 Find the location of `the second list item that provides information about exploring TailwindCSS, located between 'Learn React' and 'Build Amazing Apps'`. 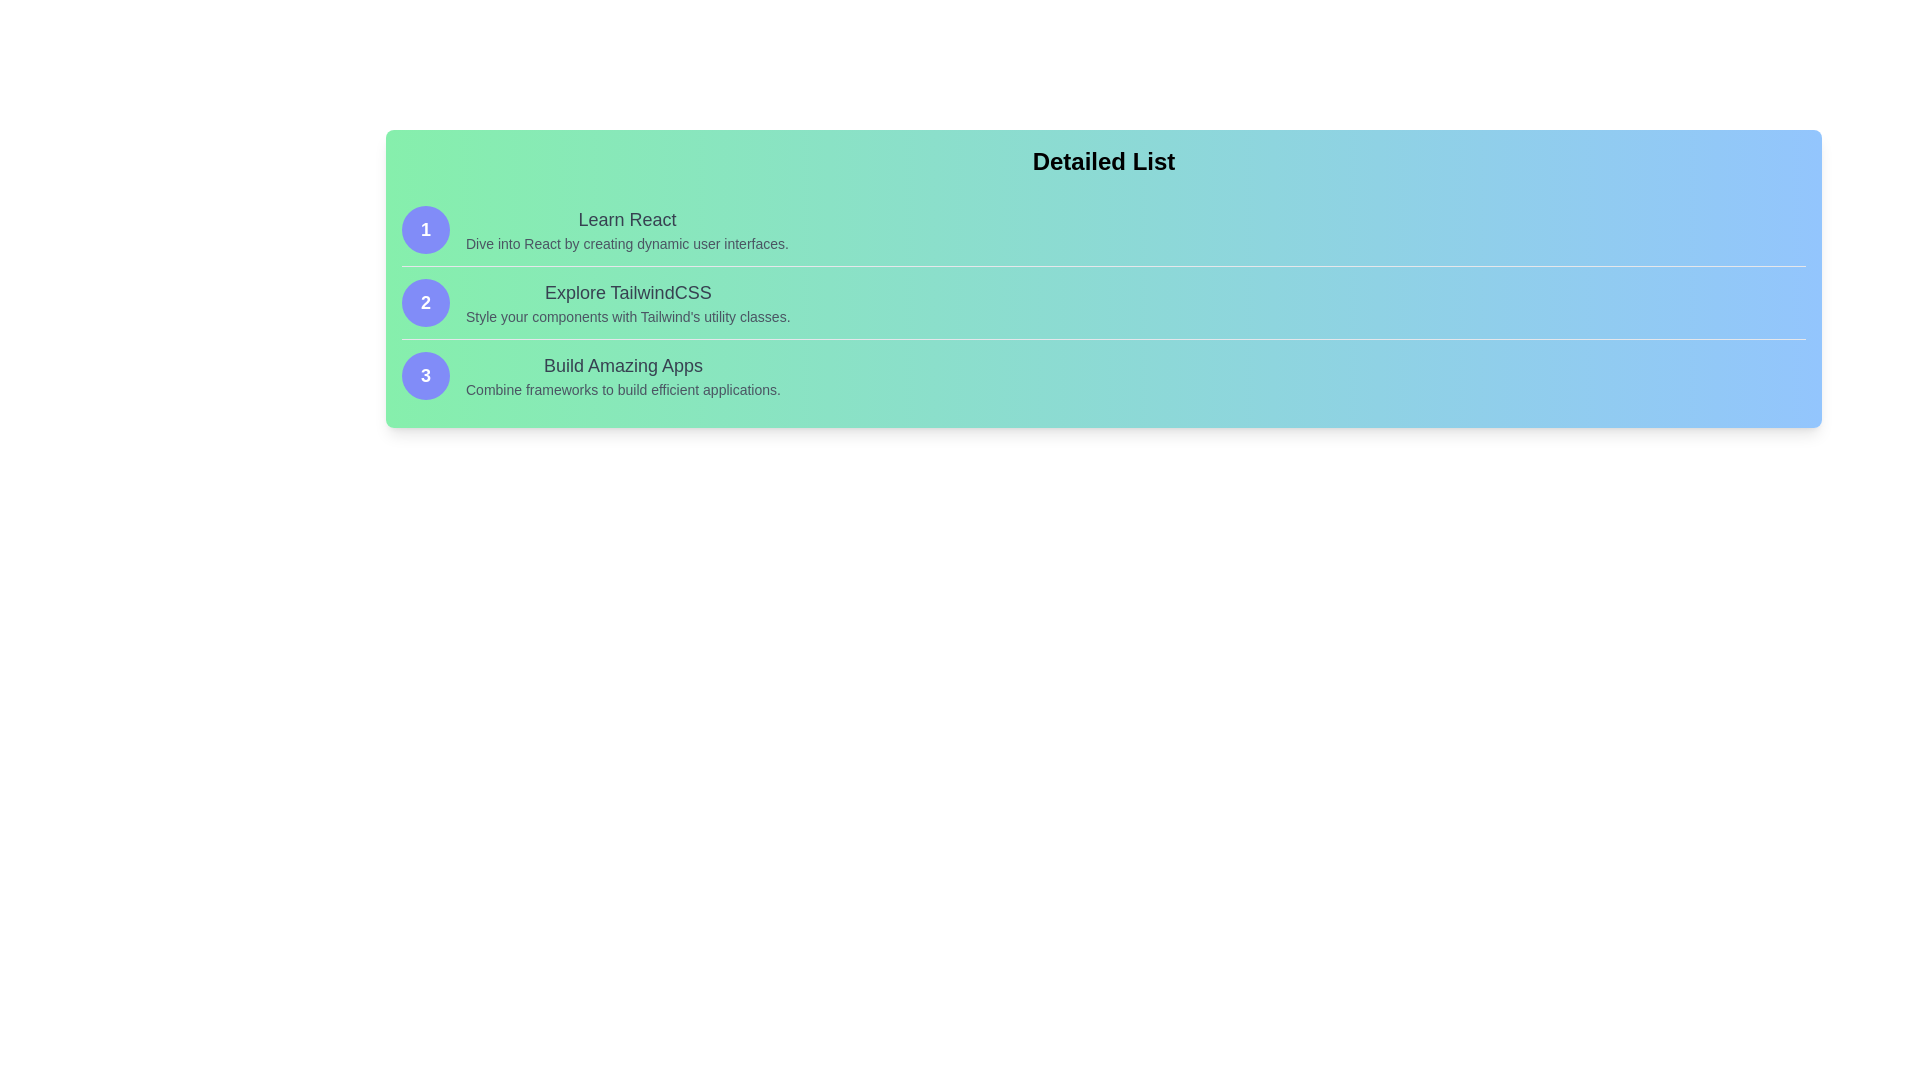

the second list item that provides information about exploring TailwindCSS, located between 'Learn React' and 'Build Amazing Apps' is located at coordinates (1103, 302).